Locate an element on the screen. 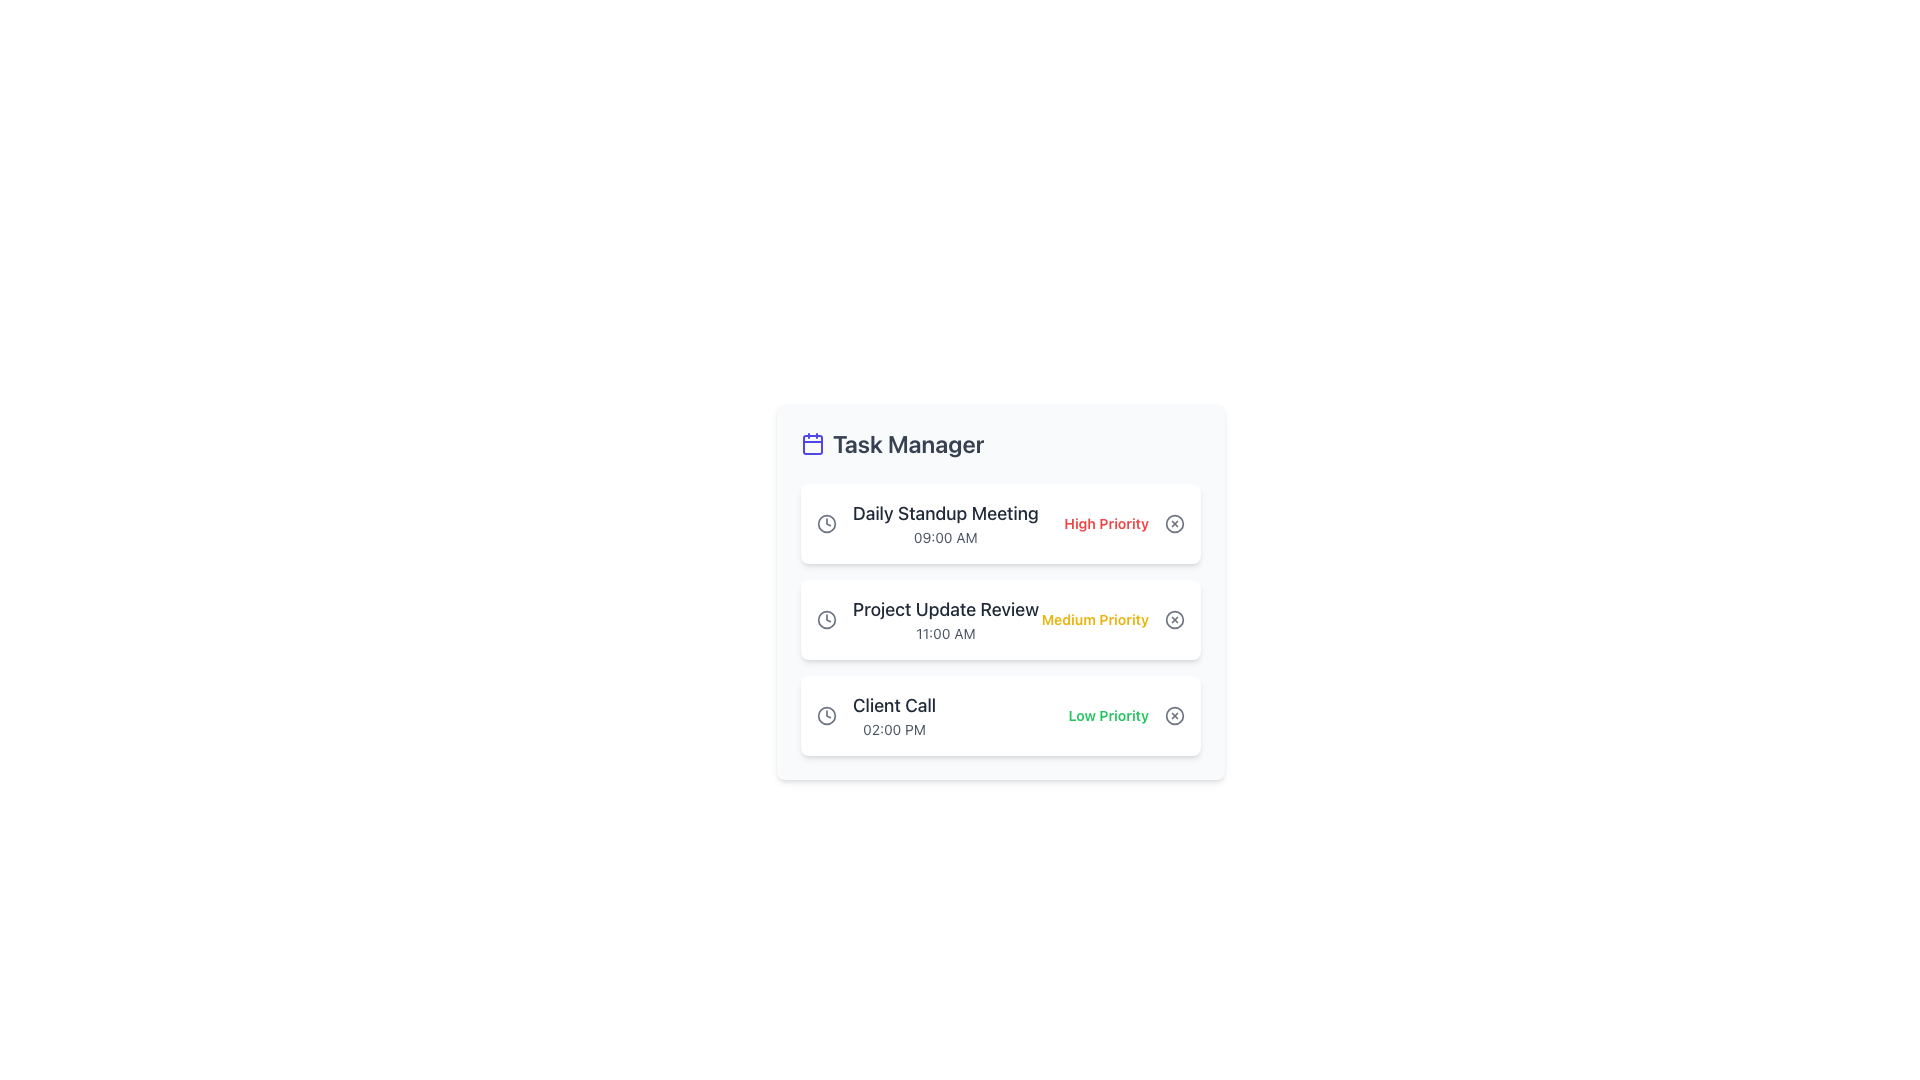  the Text Label displaying '09:00 AM' for the Daily Standup Meeting, located beneath the meeting title in the first card of the Task Manager interface is located at coordinates (944, 536).